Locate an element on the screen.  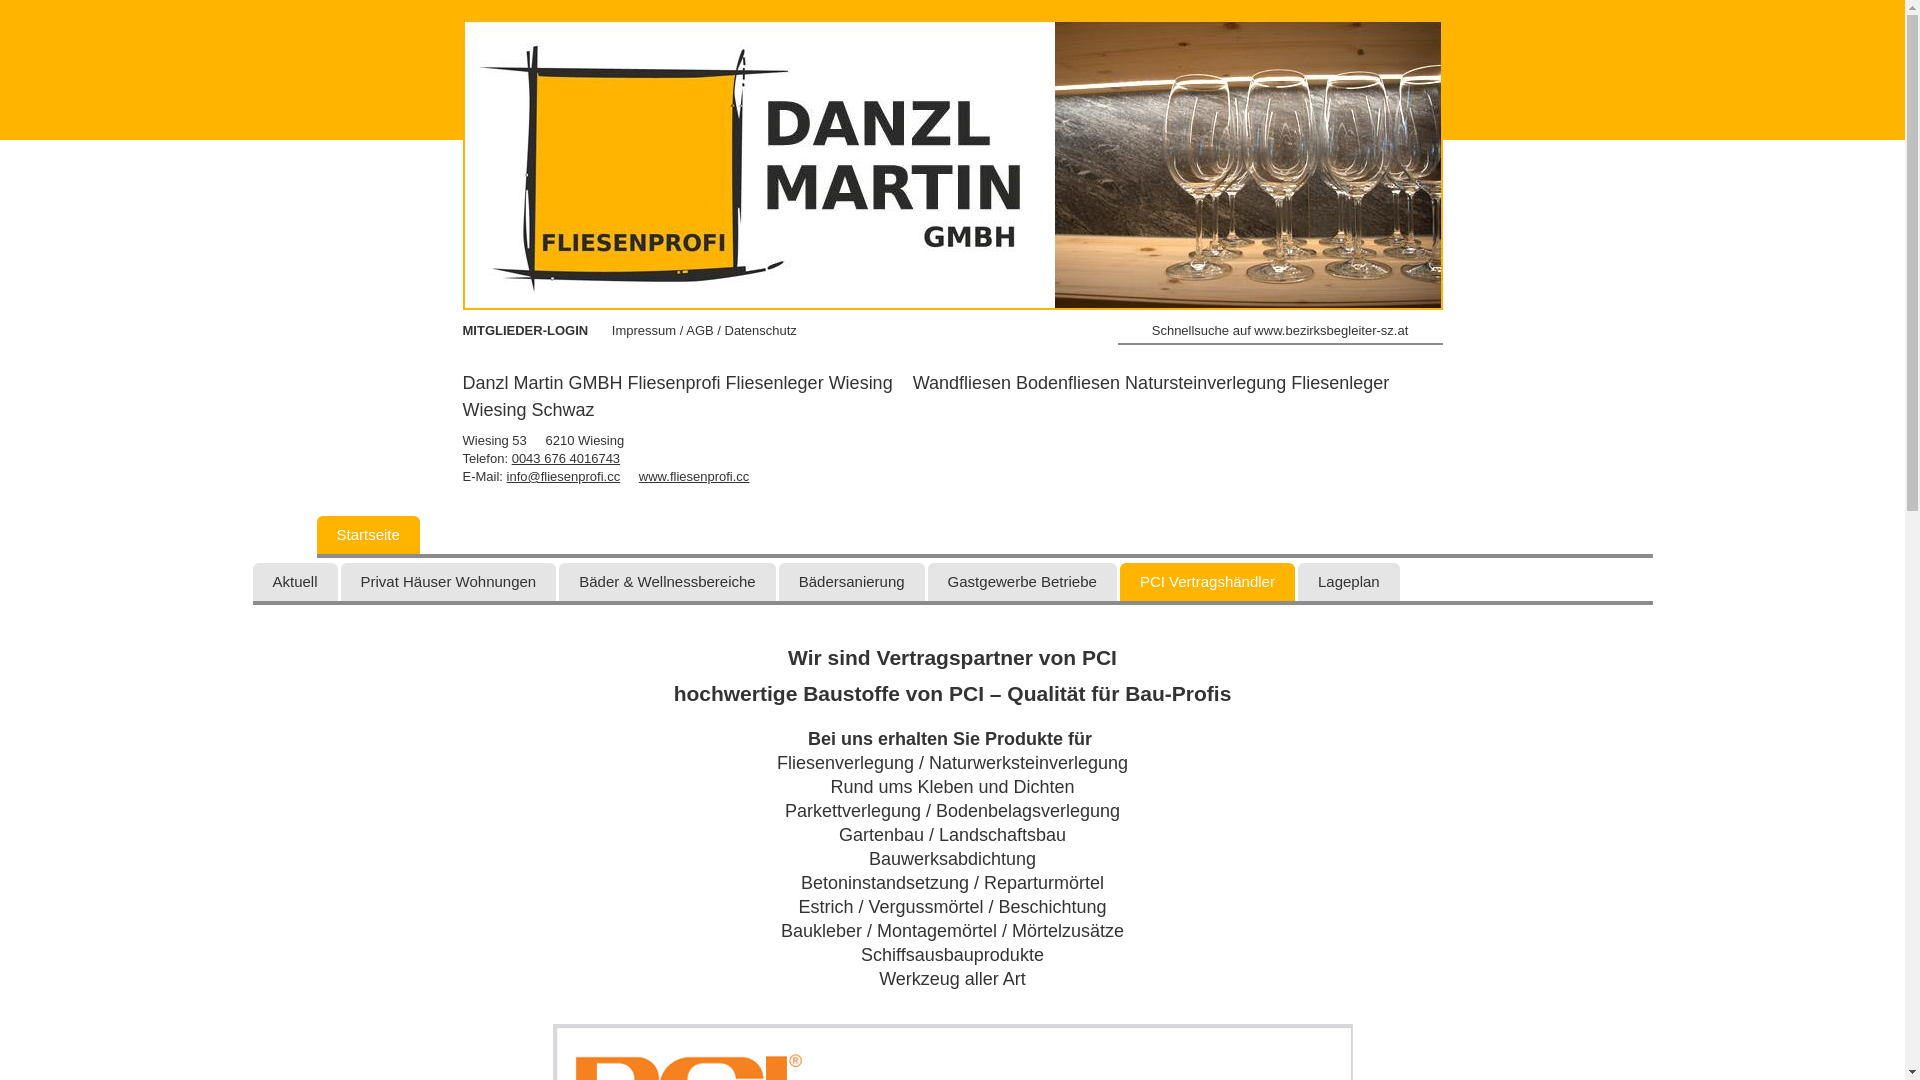
'info@fliesenprofi.cc' is located at coordinates (507, 476).